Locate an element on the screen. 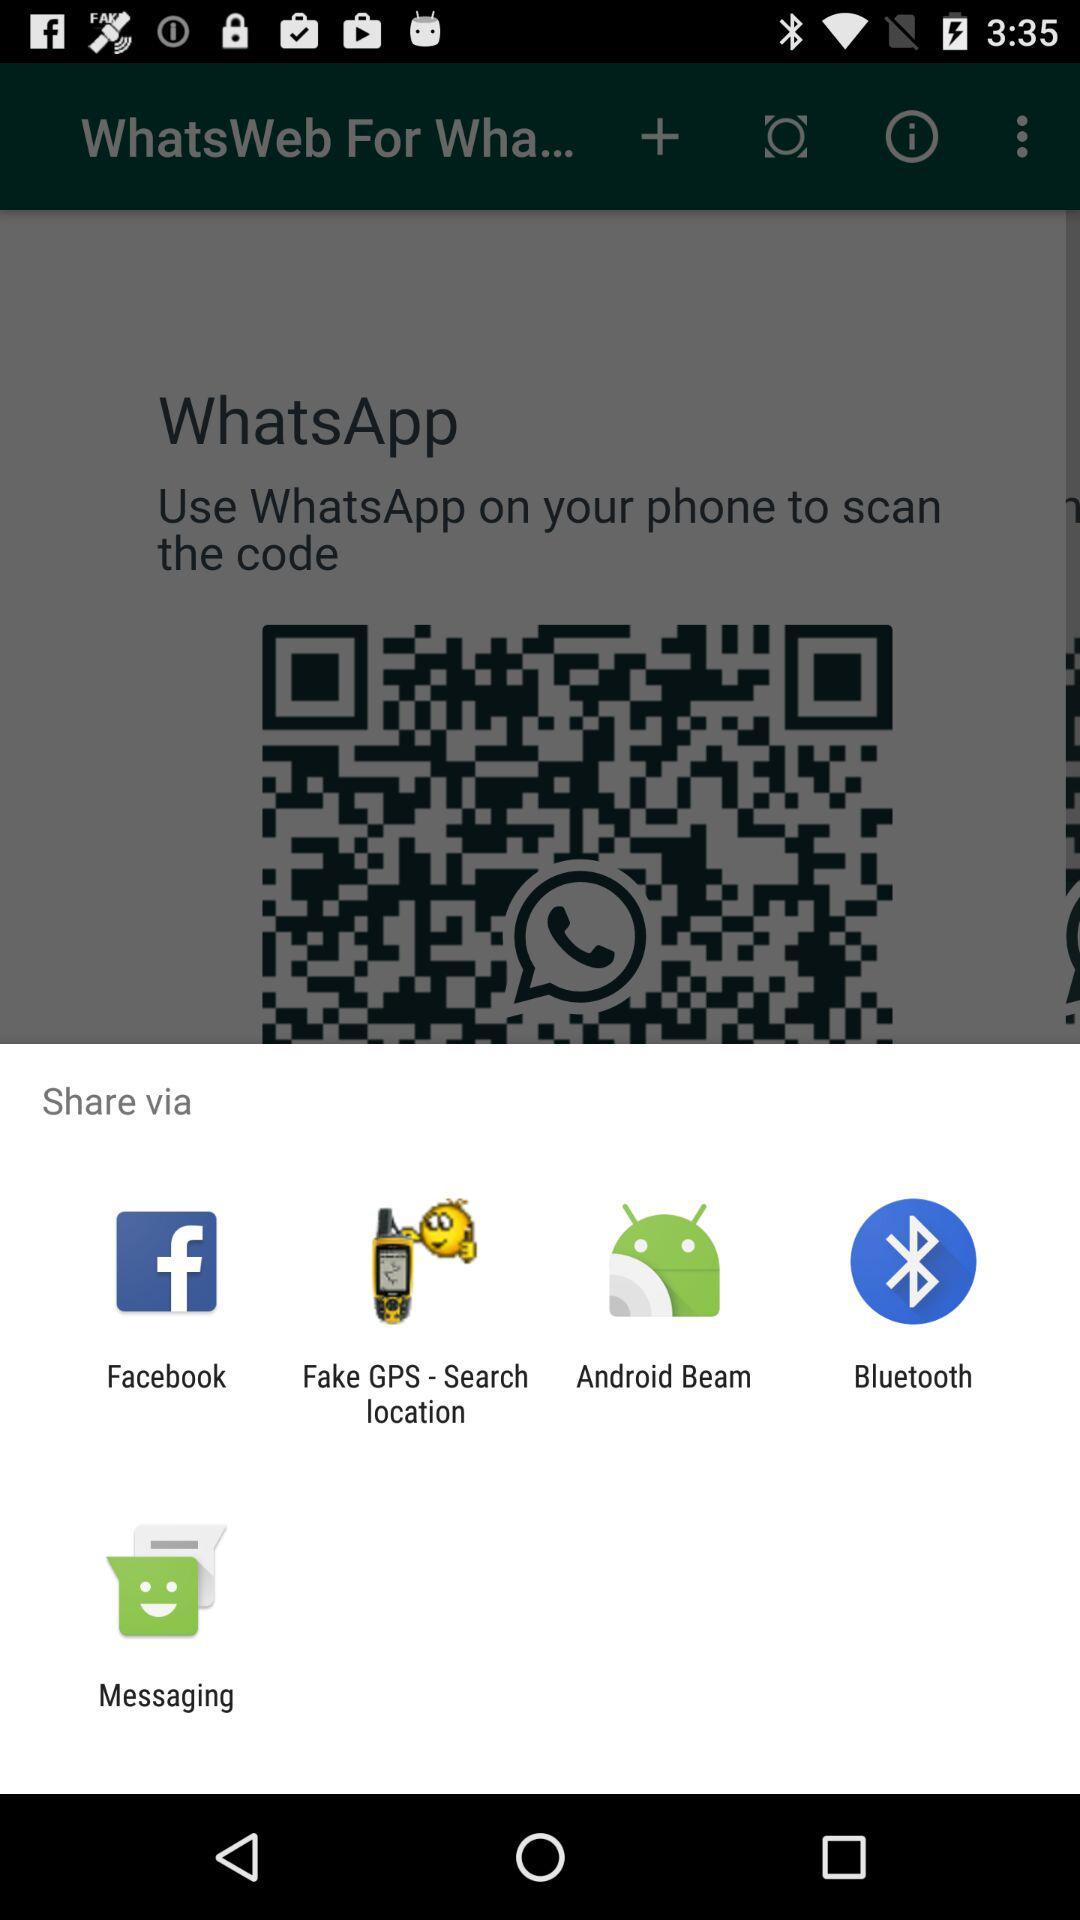 This screenshot has width=1080, height=1920. the item to the right of facebook app is located at coordinates (414, 1392).